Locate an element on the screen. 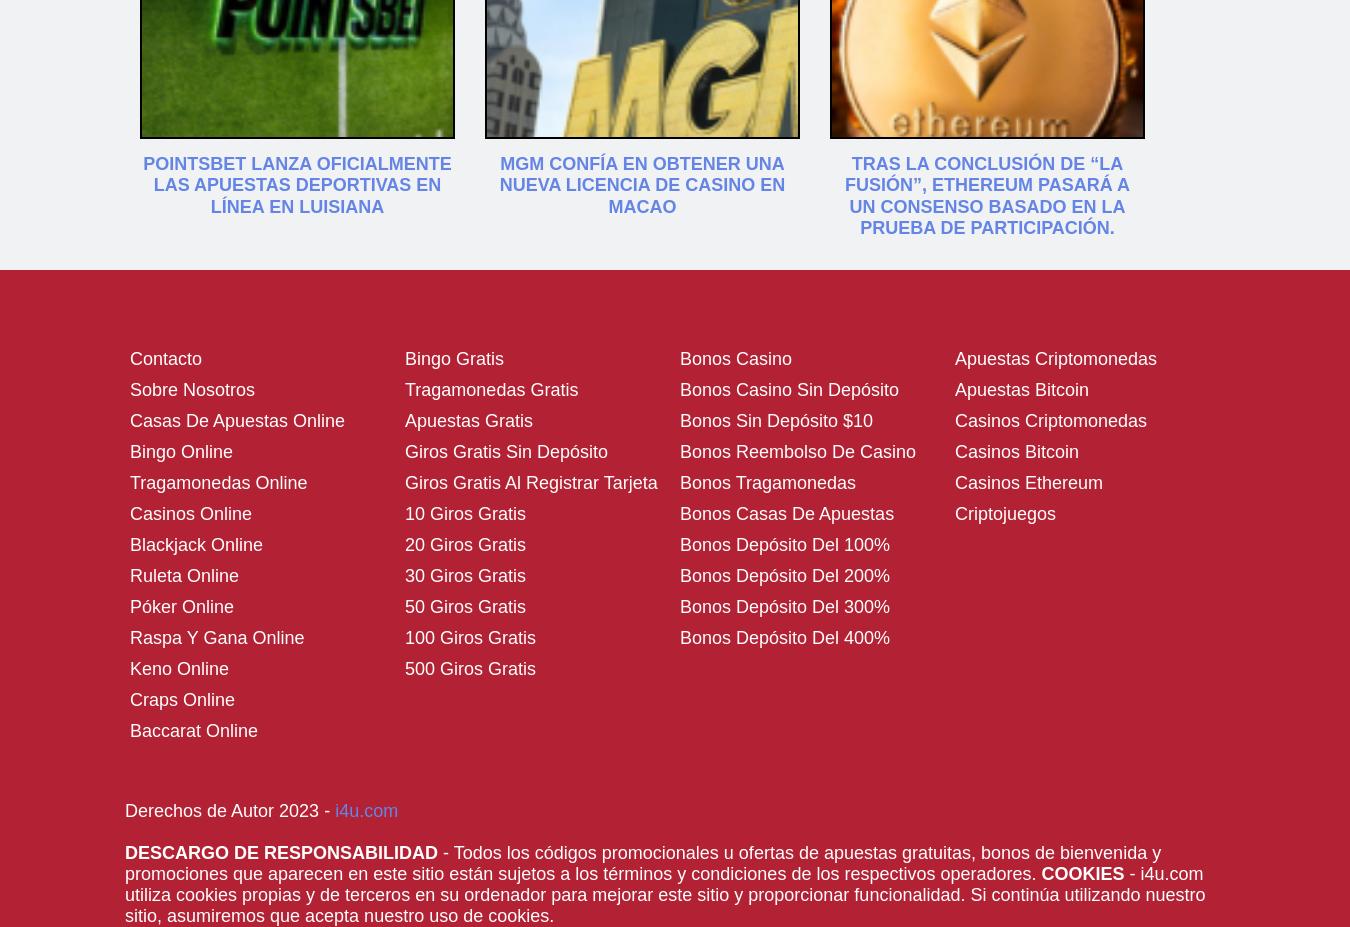 The image size is (1350, 927). 'Blackjack Online' is located at coordinates (196, 543).